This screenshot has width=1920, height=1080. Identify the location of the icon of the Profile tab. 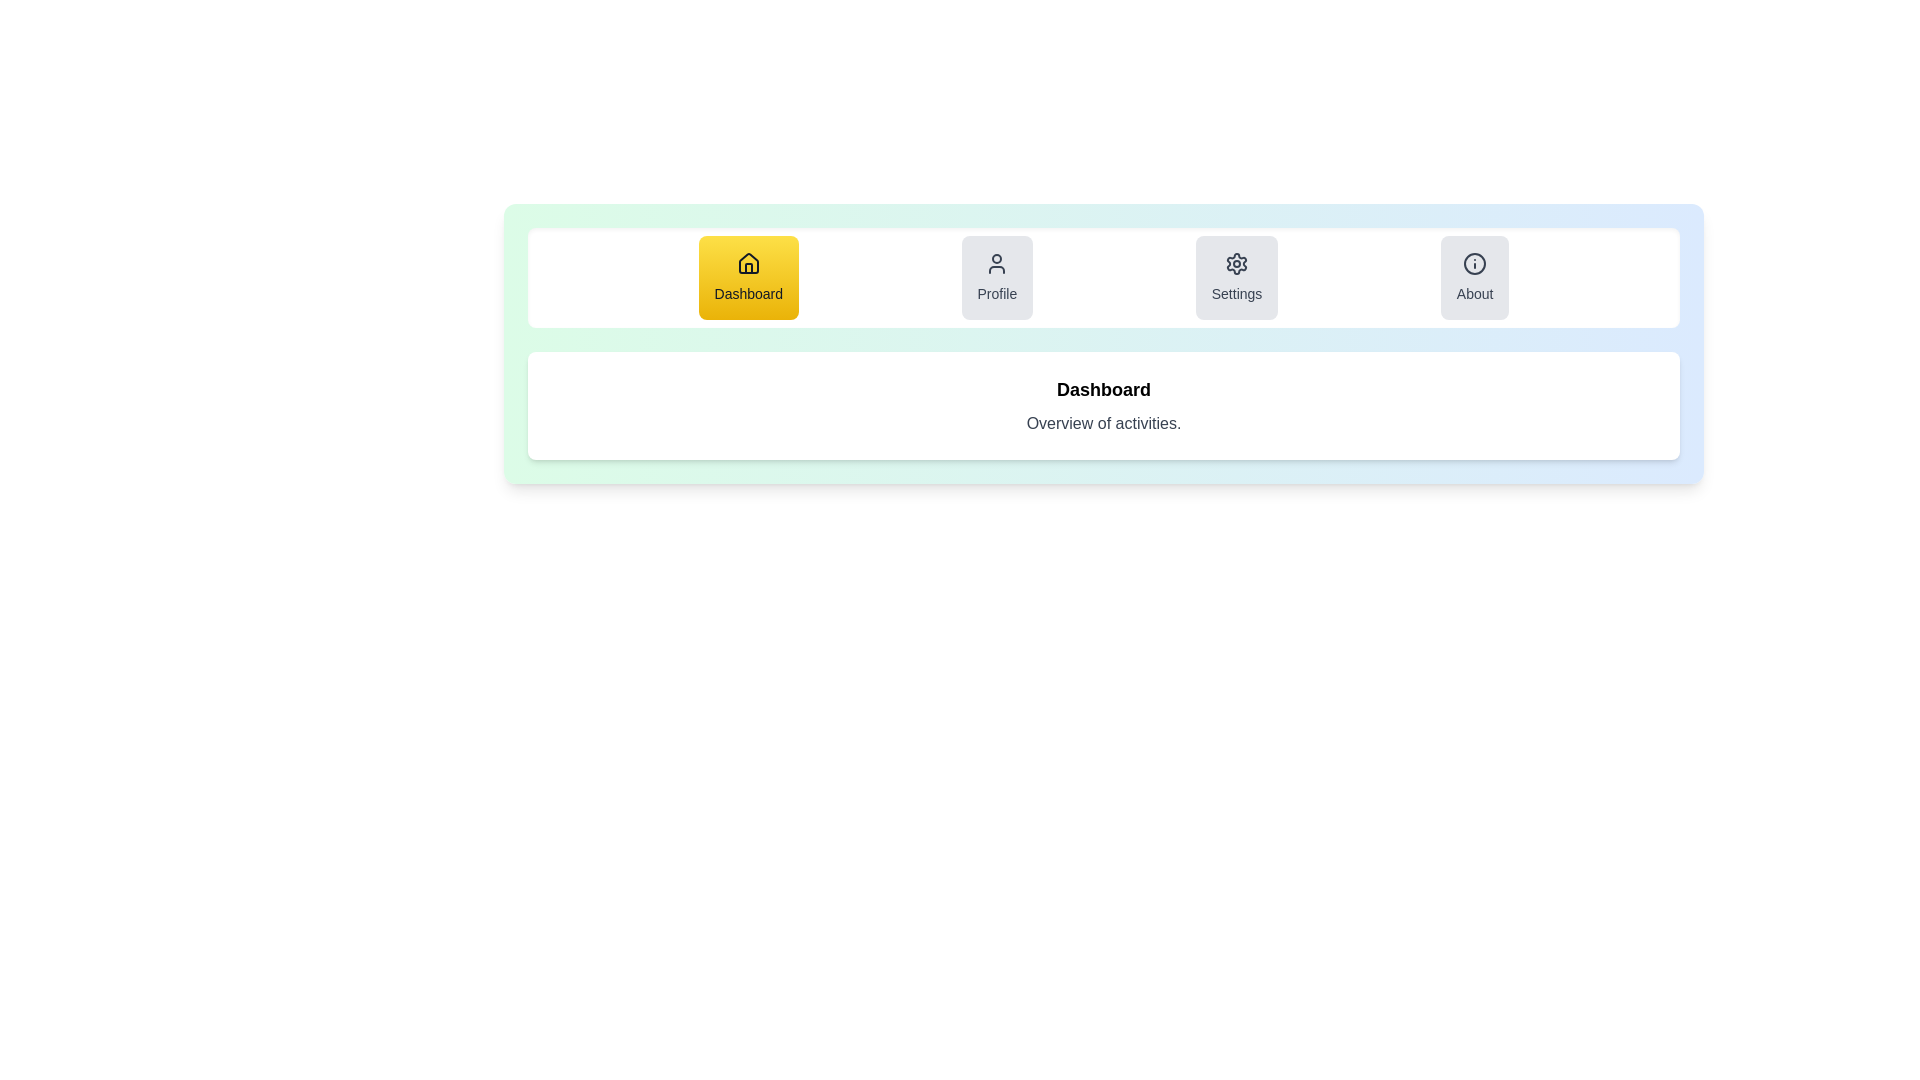
(997, 262).